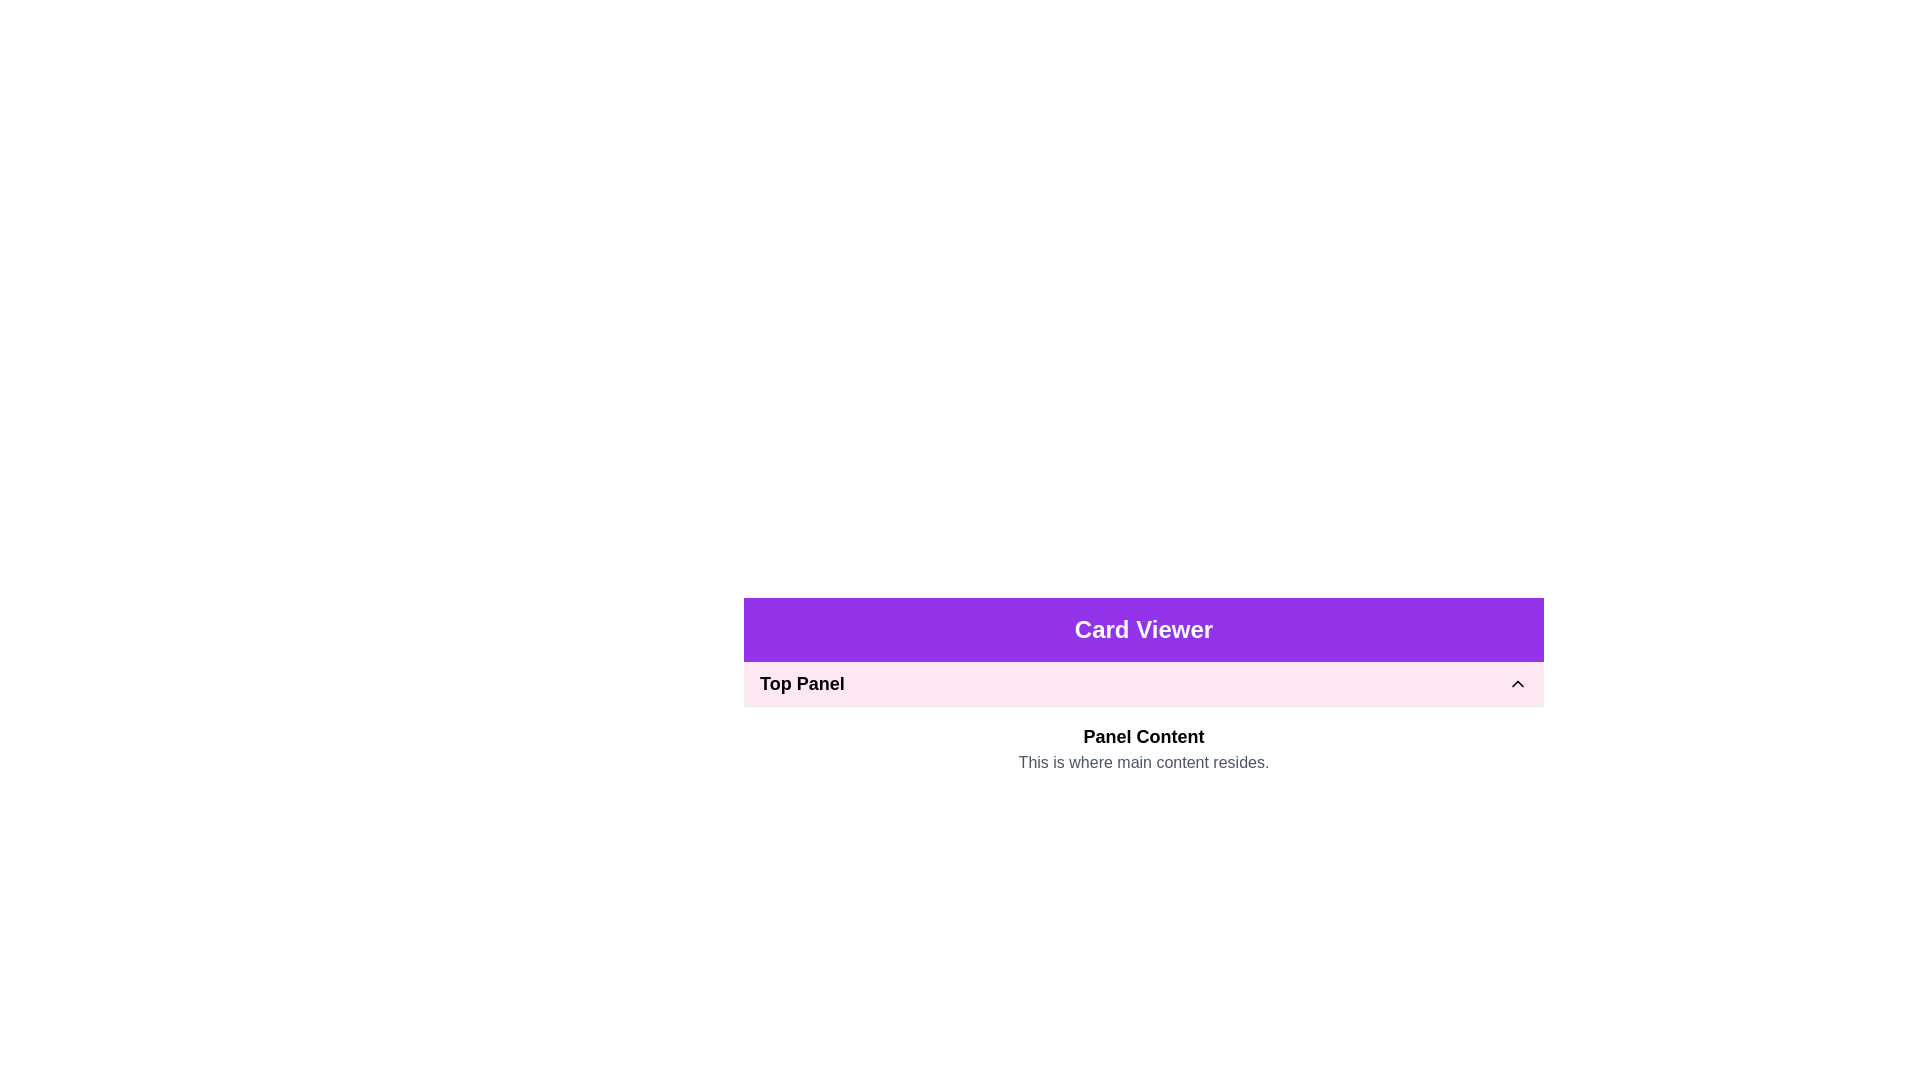 Image resolution: width=1920 pixels, height=1080 pixels. What do you see at coordinates (1143, 628) in the screenshot?
I see `text displayed in the 'Card Viewer' label, which is a bold, large font styled in white against a vibrant purple background, located near the center of the purple bar at the top of the interface` at bounding box center [1143, 628].